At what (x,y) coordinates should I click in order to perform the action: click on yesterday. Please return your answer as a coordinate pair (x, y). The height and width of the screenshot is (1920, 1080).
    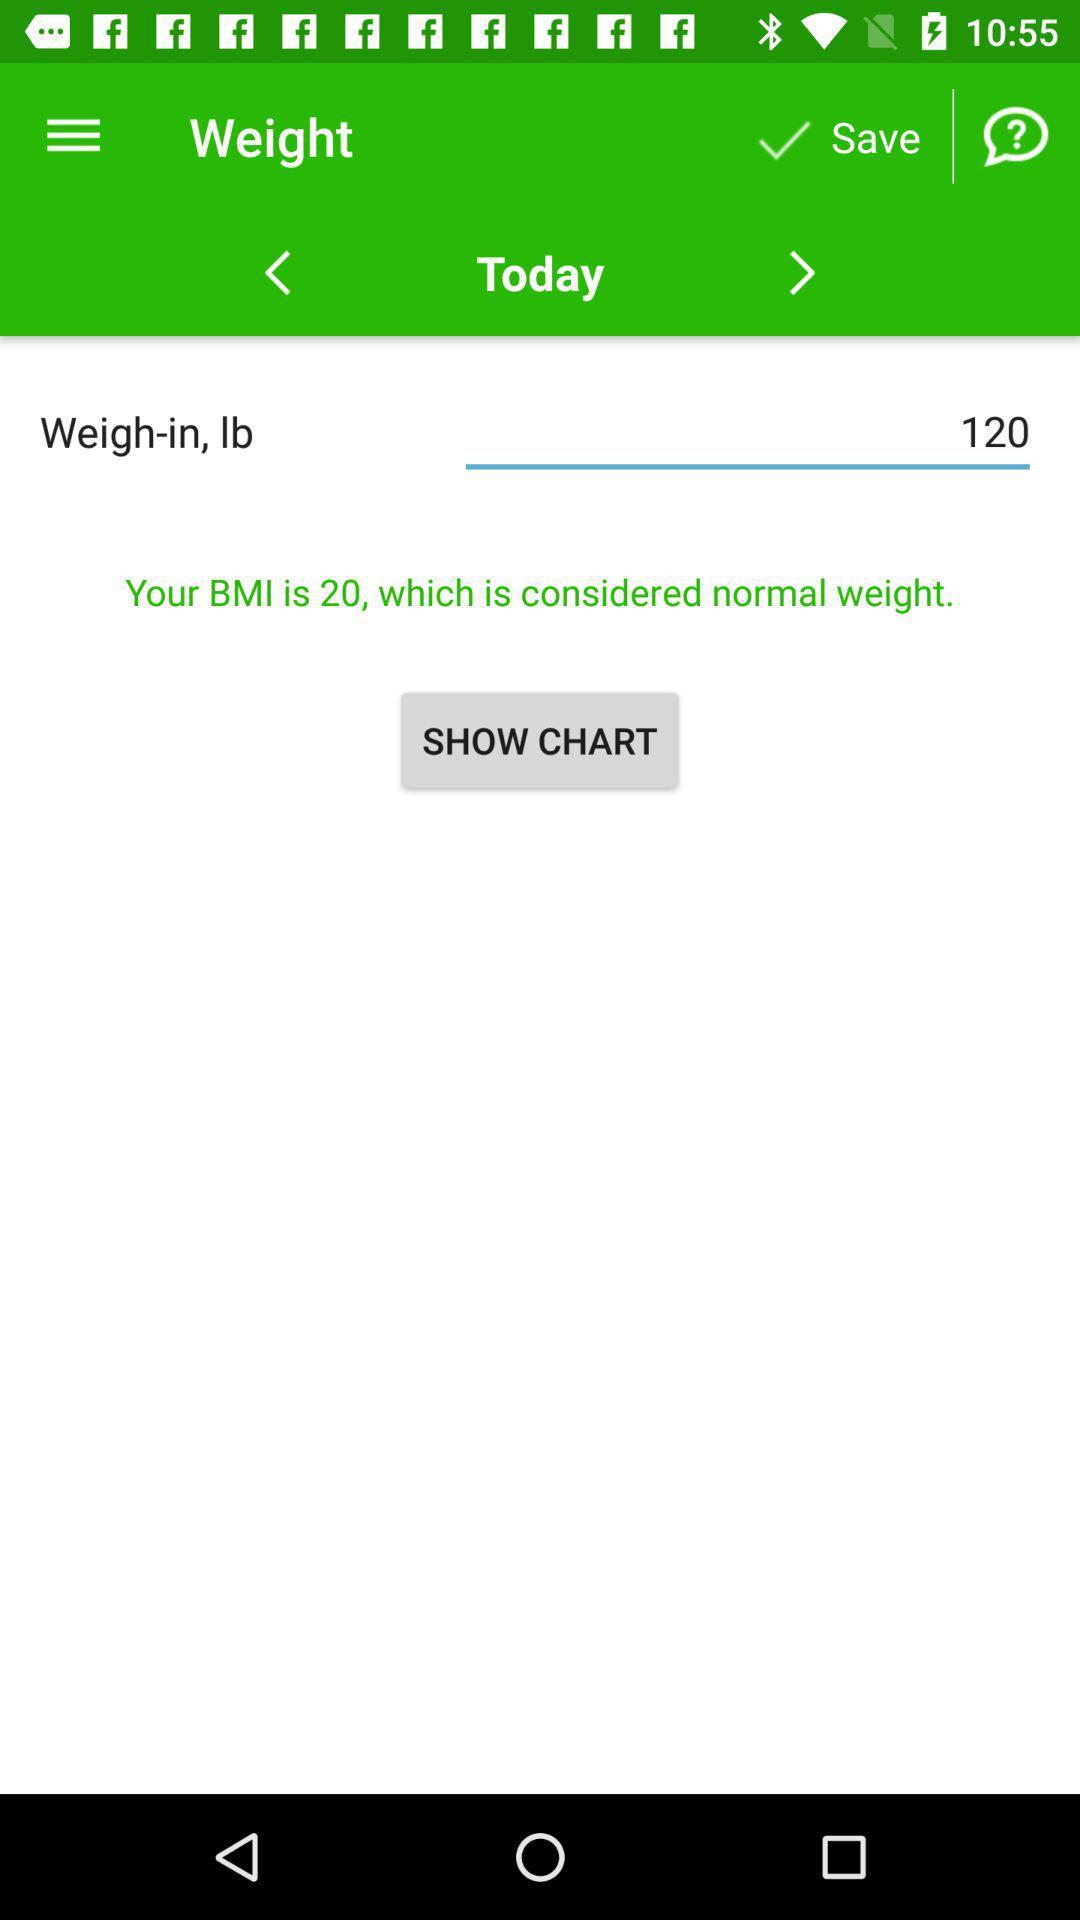
    Looking at the image, I should click on (277, 272).